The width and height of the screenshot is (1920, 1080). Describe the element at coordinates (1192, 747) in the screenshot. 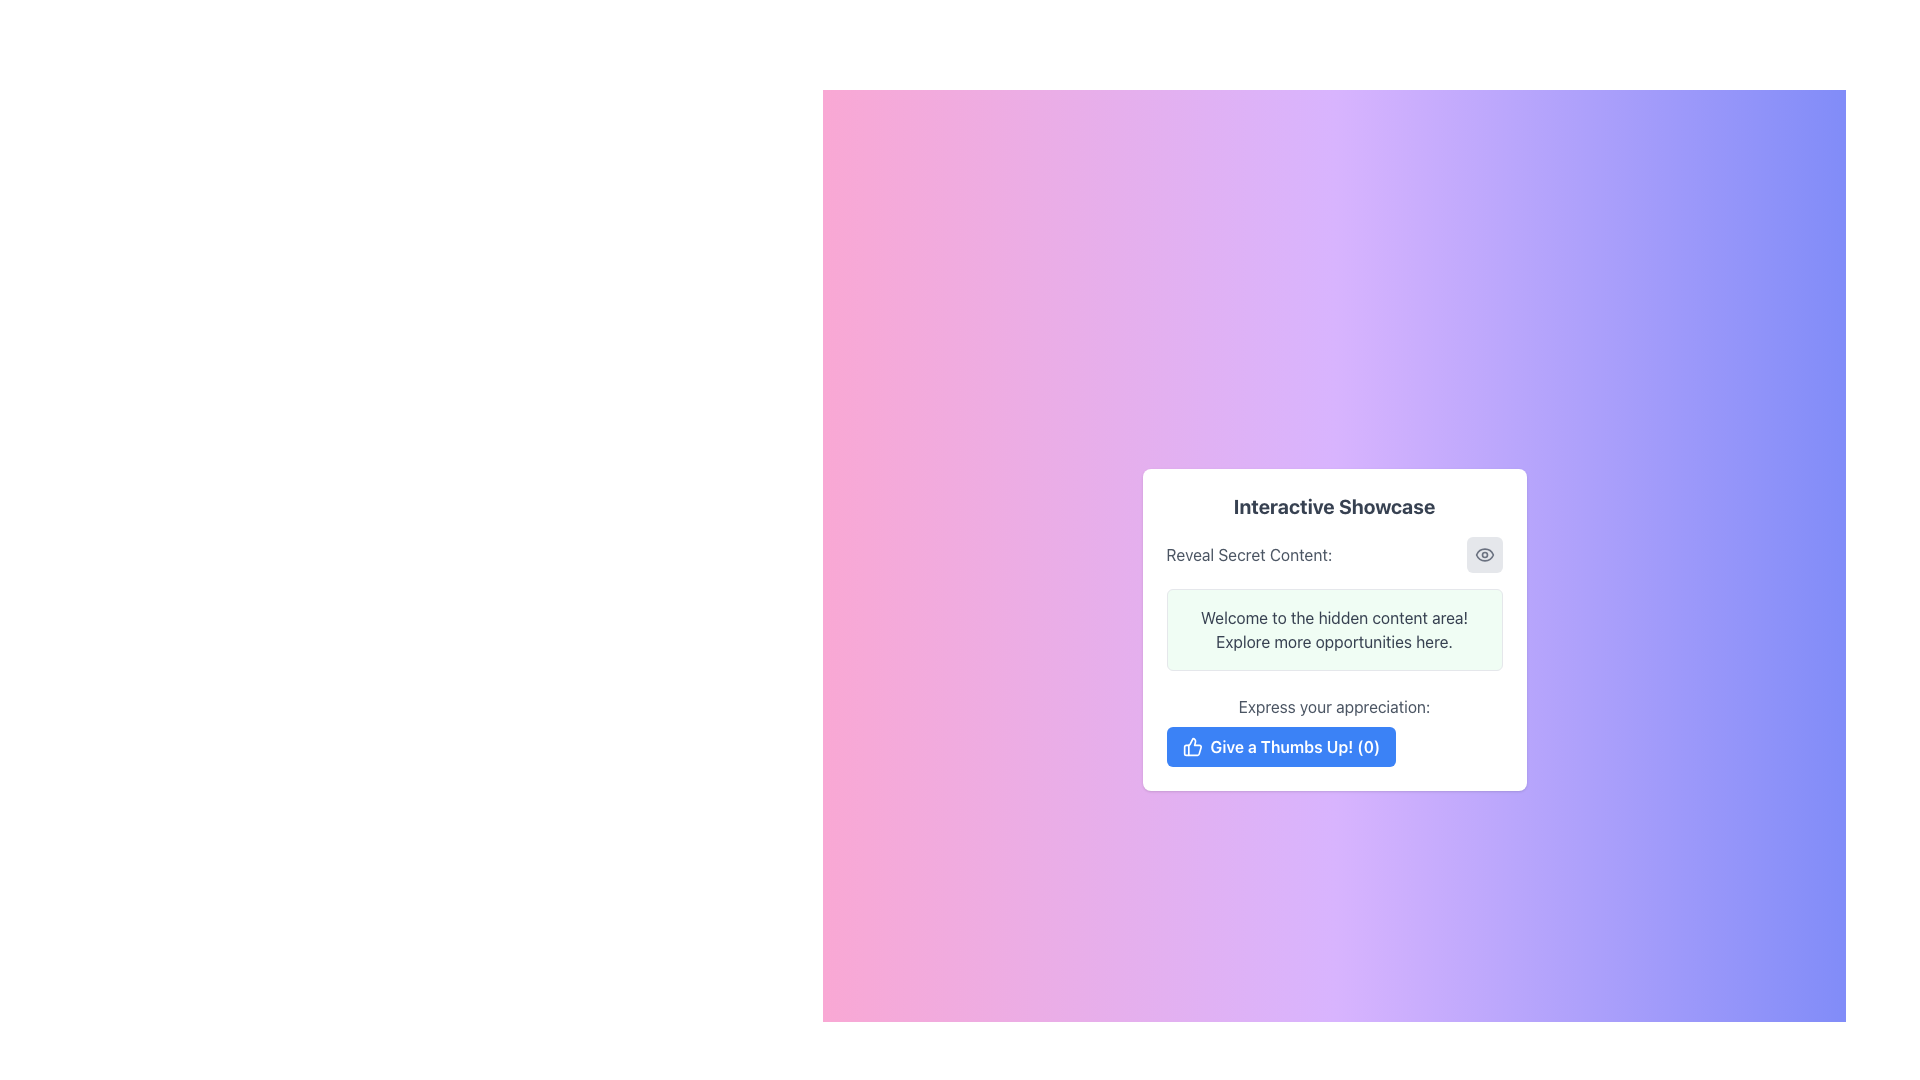

I see `the thumbs-up icon, which is the leftmost component of the button labeled 'Give a Thumbs Up! (0)' located at the bottom of the card` at that location.